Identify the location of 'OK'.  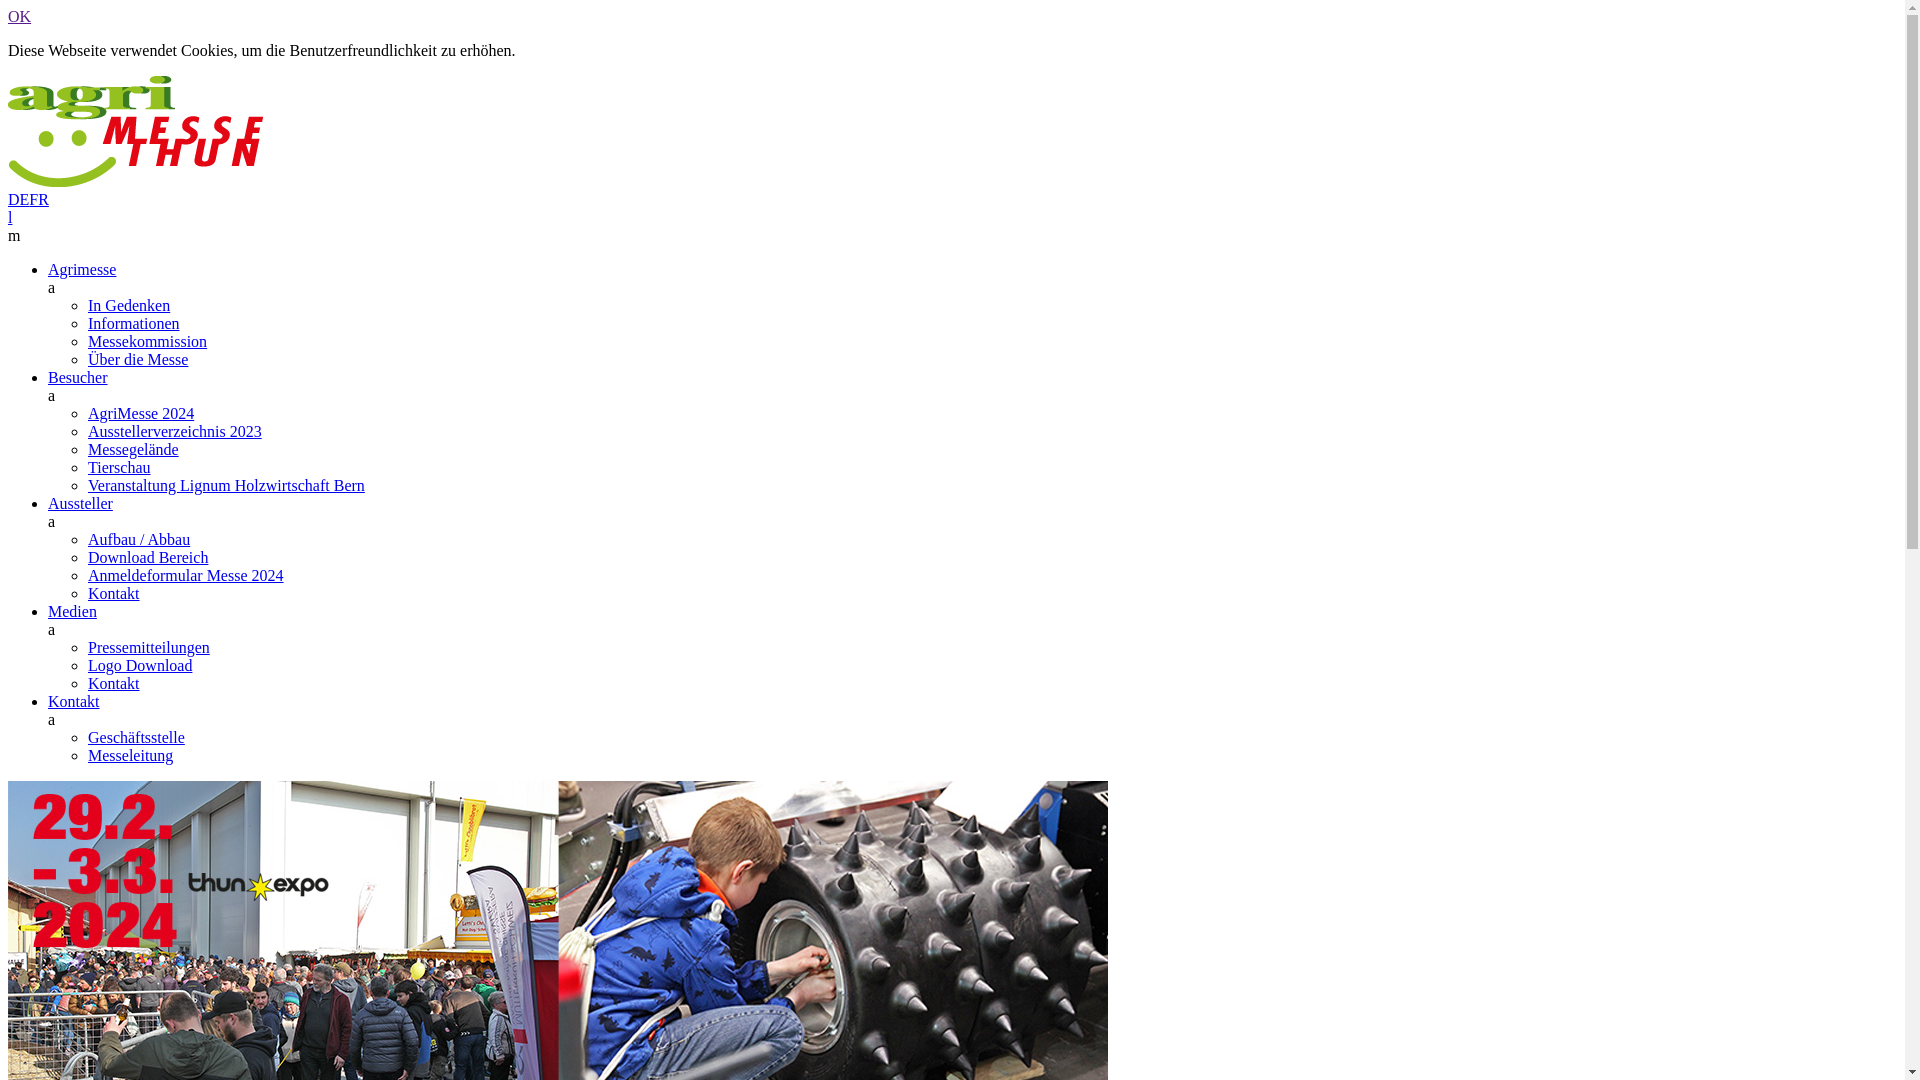
(19, 16).